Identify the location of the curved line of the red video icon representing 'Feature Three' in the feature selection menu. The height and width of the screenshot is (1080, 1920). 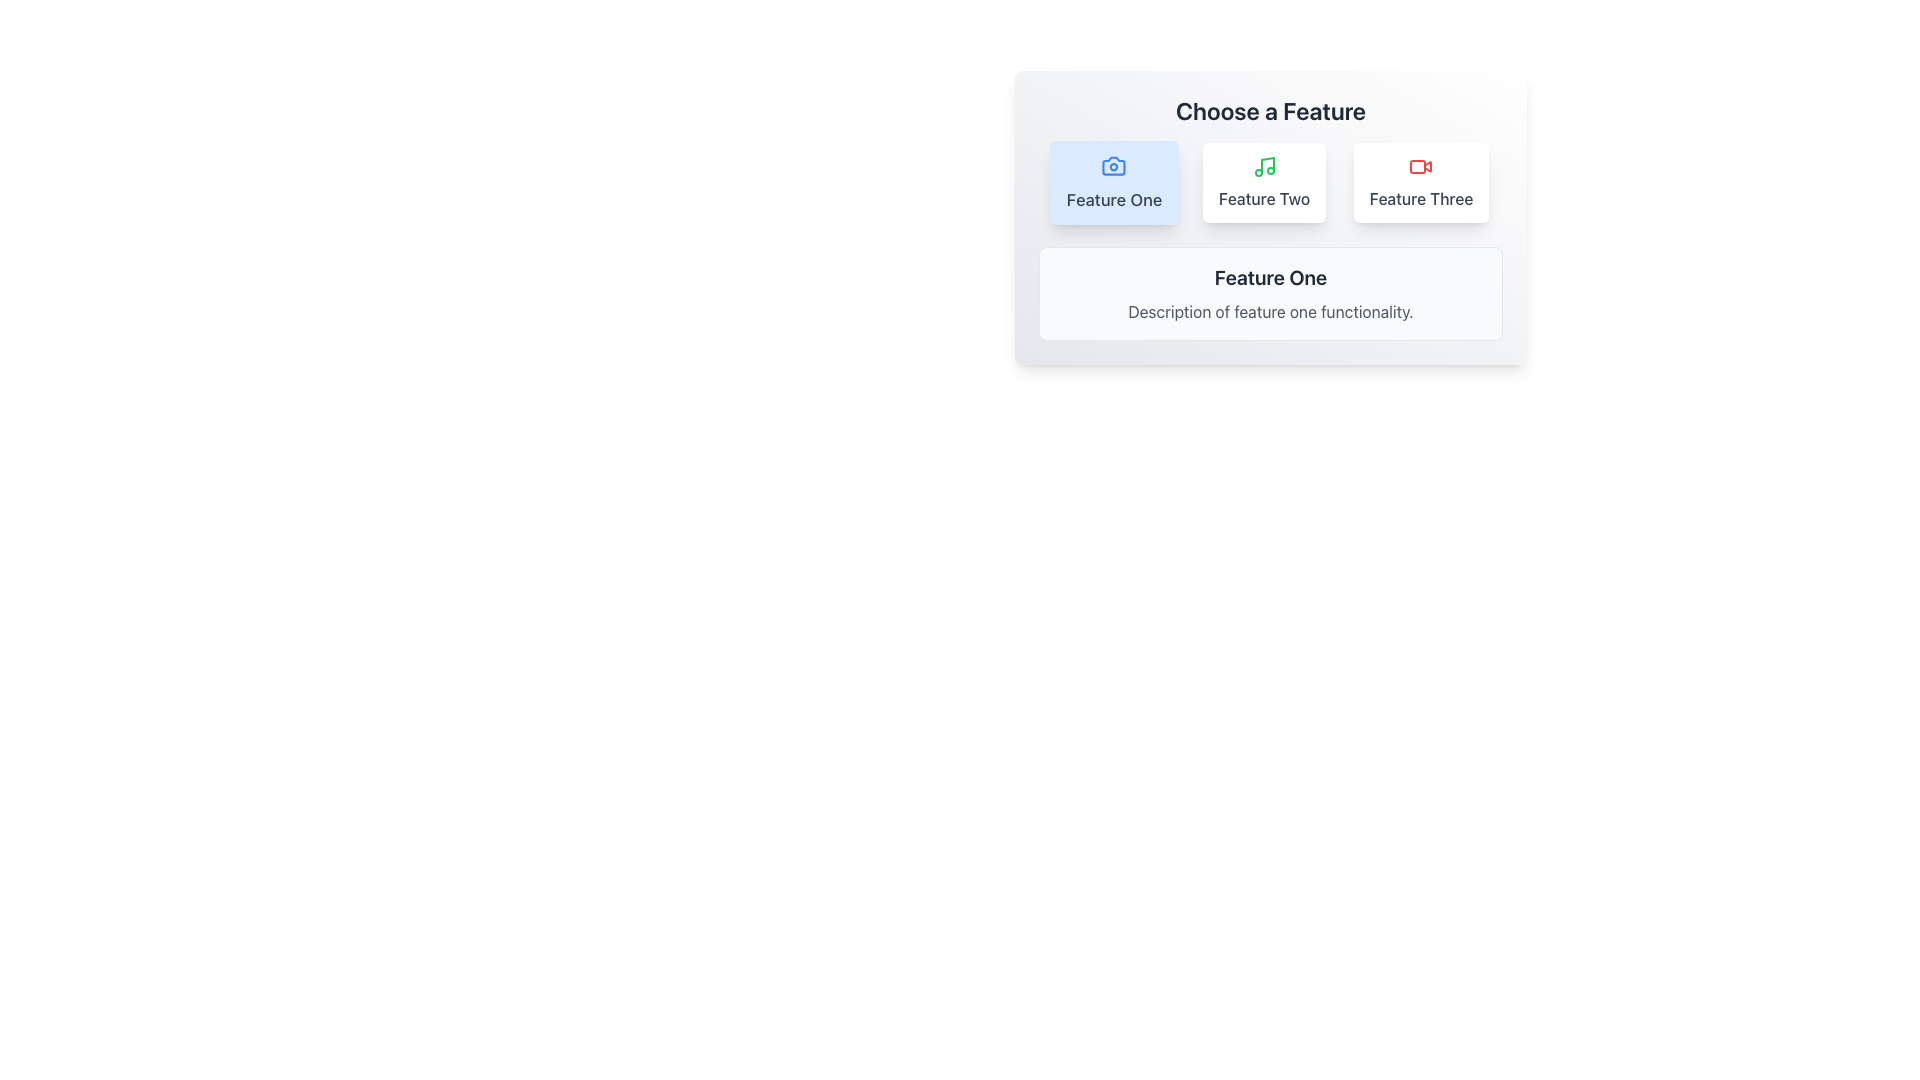
(1427, 165).